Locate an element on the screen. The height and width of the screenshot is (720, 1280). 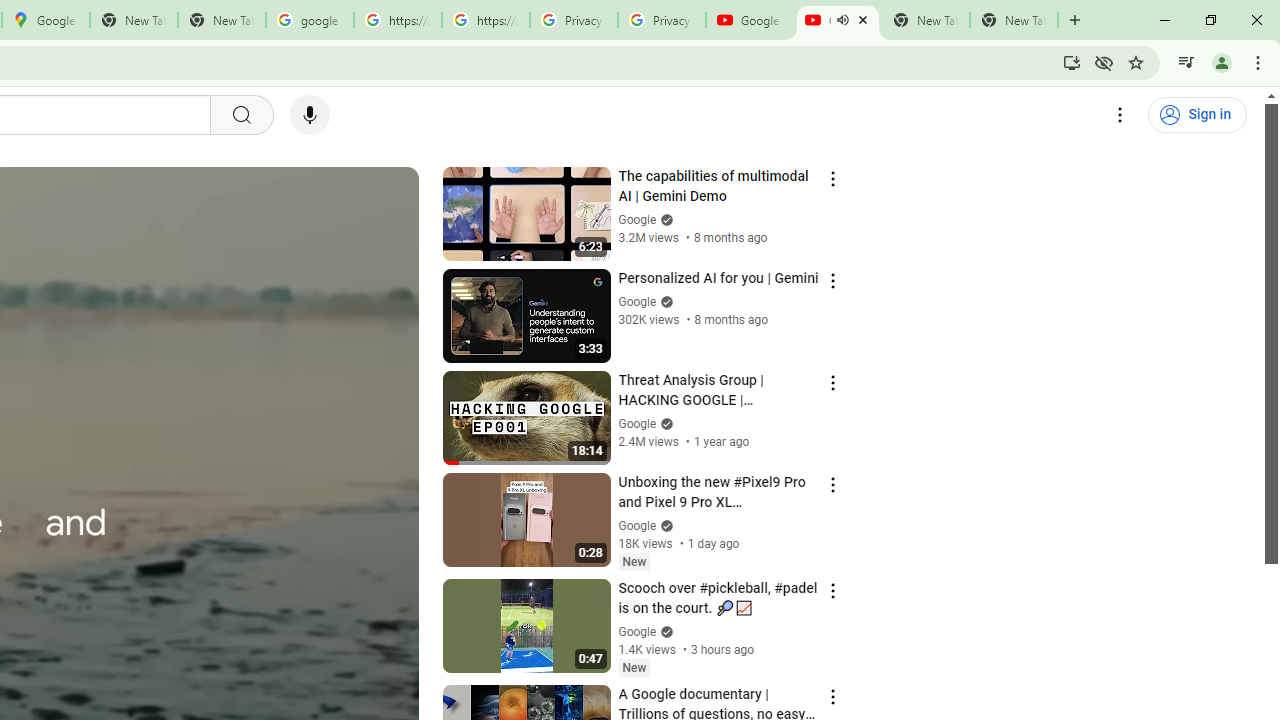
'New' is located at coordinates (633, 667).